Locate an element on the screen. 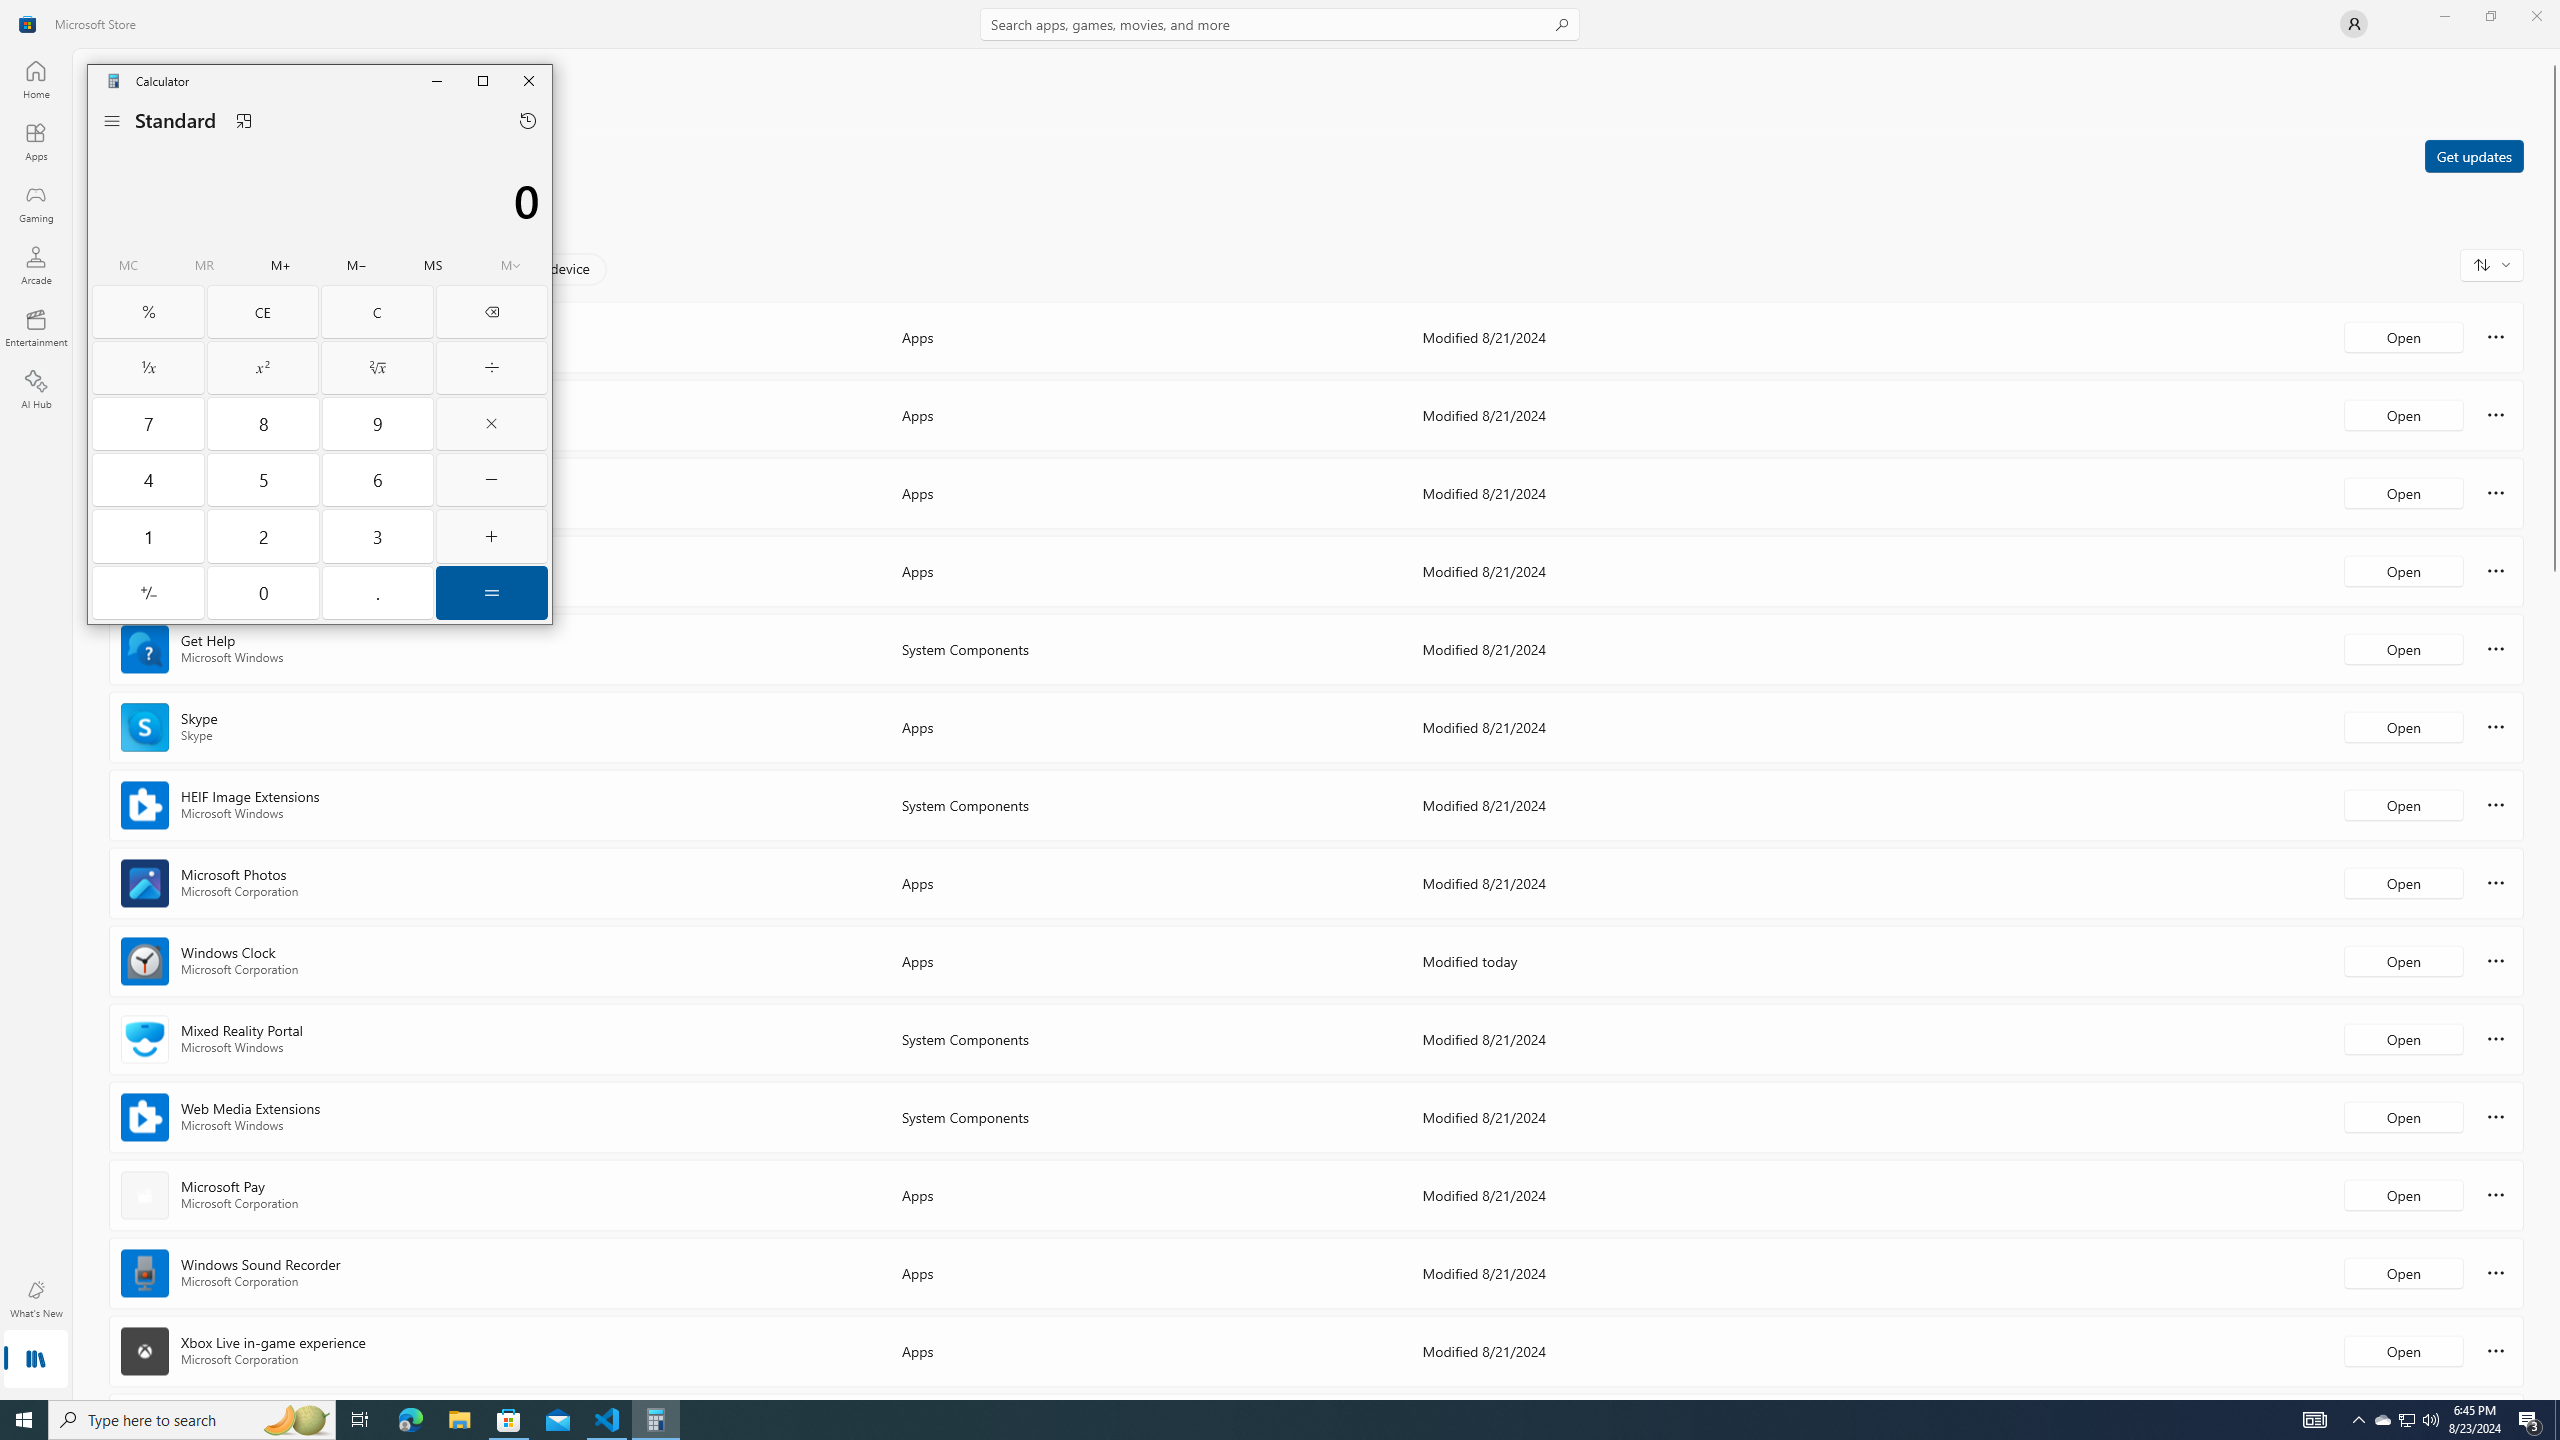 This screenshot has height=1440, width=2560. 'Keep on top' is located at coordinates (244, 119).